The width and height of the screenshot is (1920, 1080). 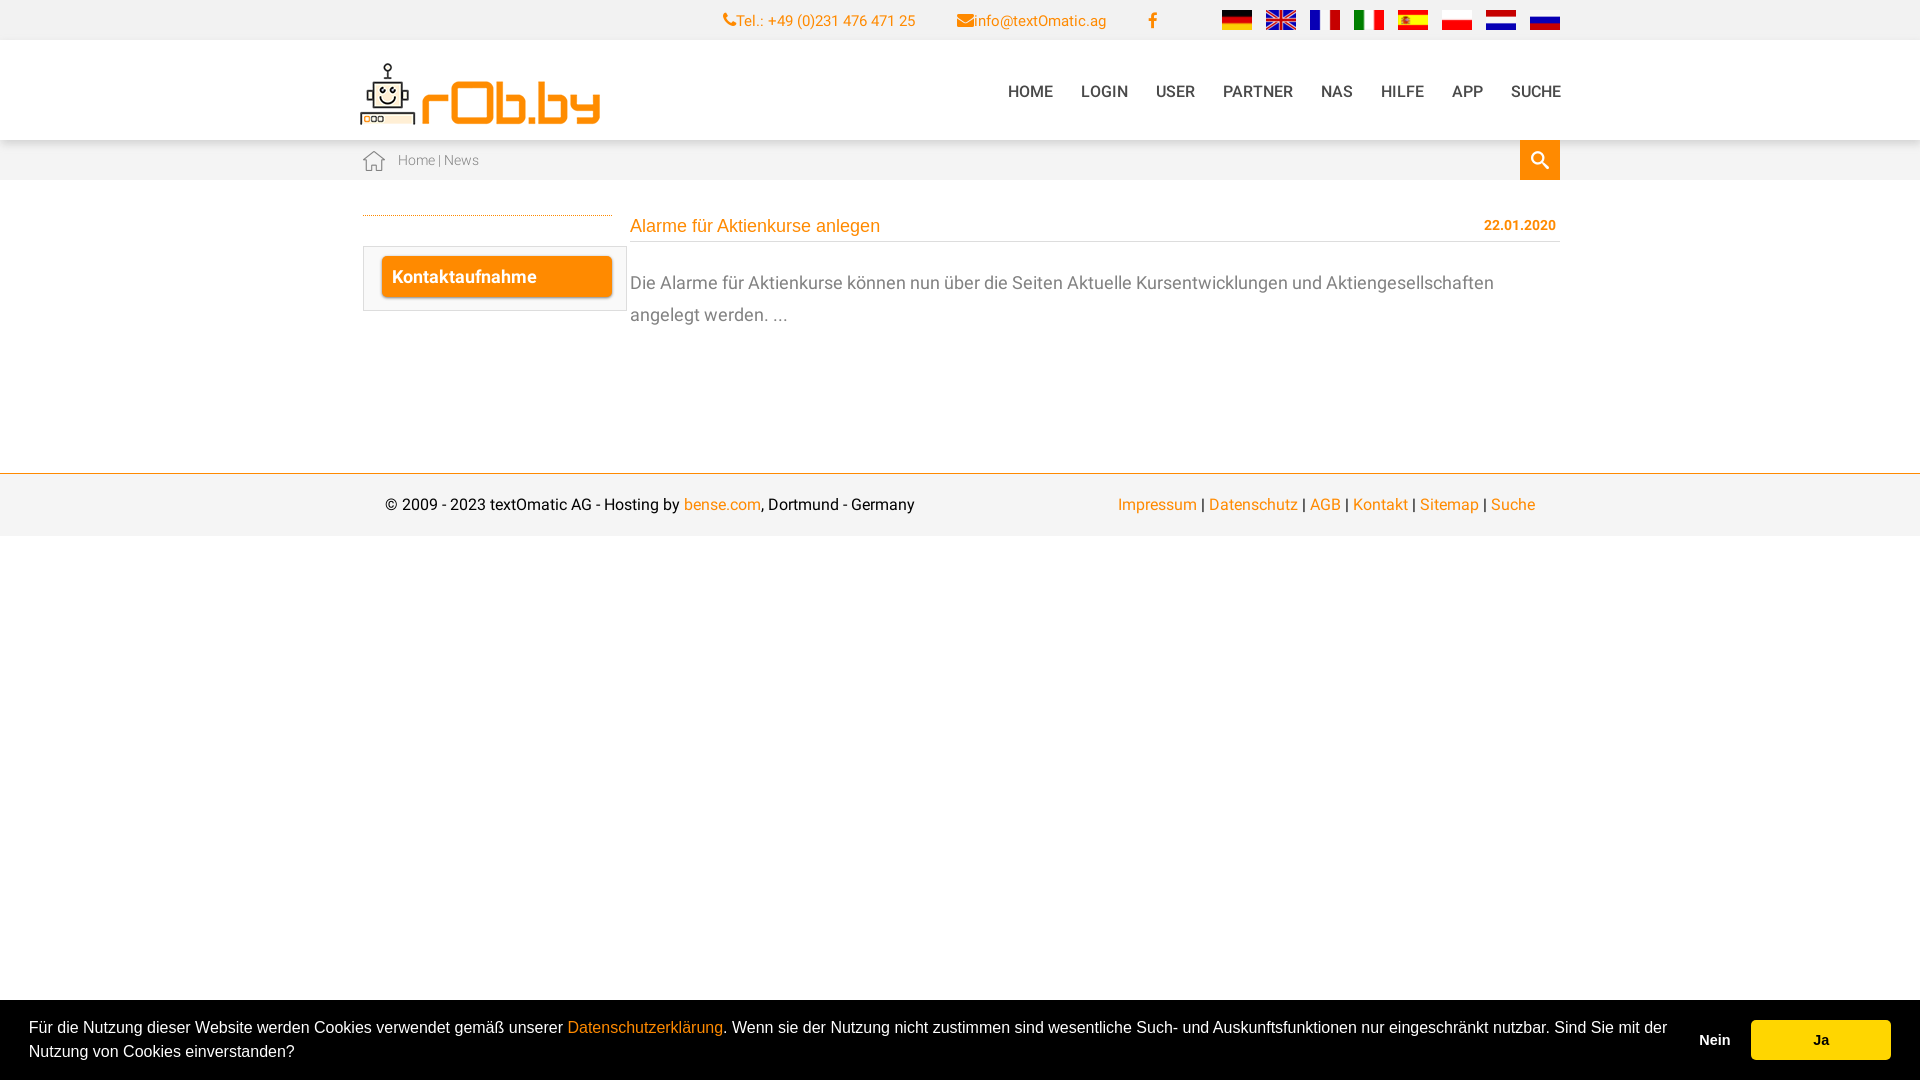 I want to click on 'NAS', so click(x=1337, y=91).